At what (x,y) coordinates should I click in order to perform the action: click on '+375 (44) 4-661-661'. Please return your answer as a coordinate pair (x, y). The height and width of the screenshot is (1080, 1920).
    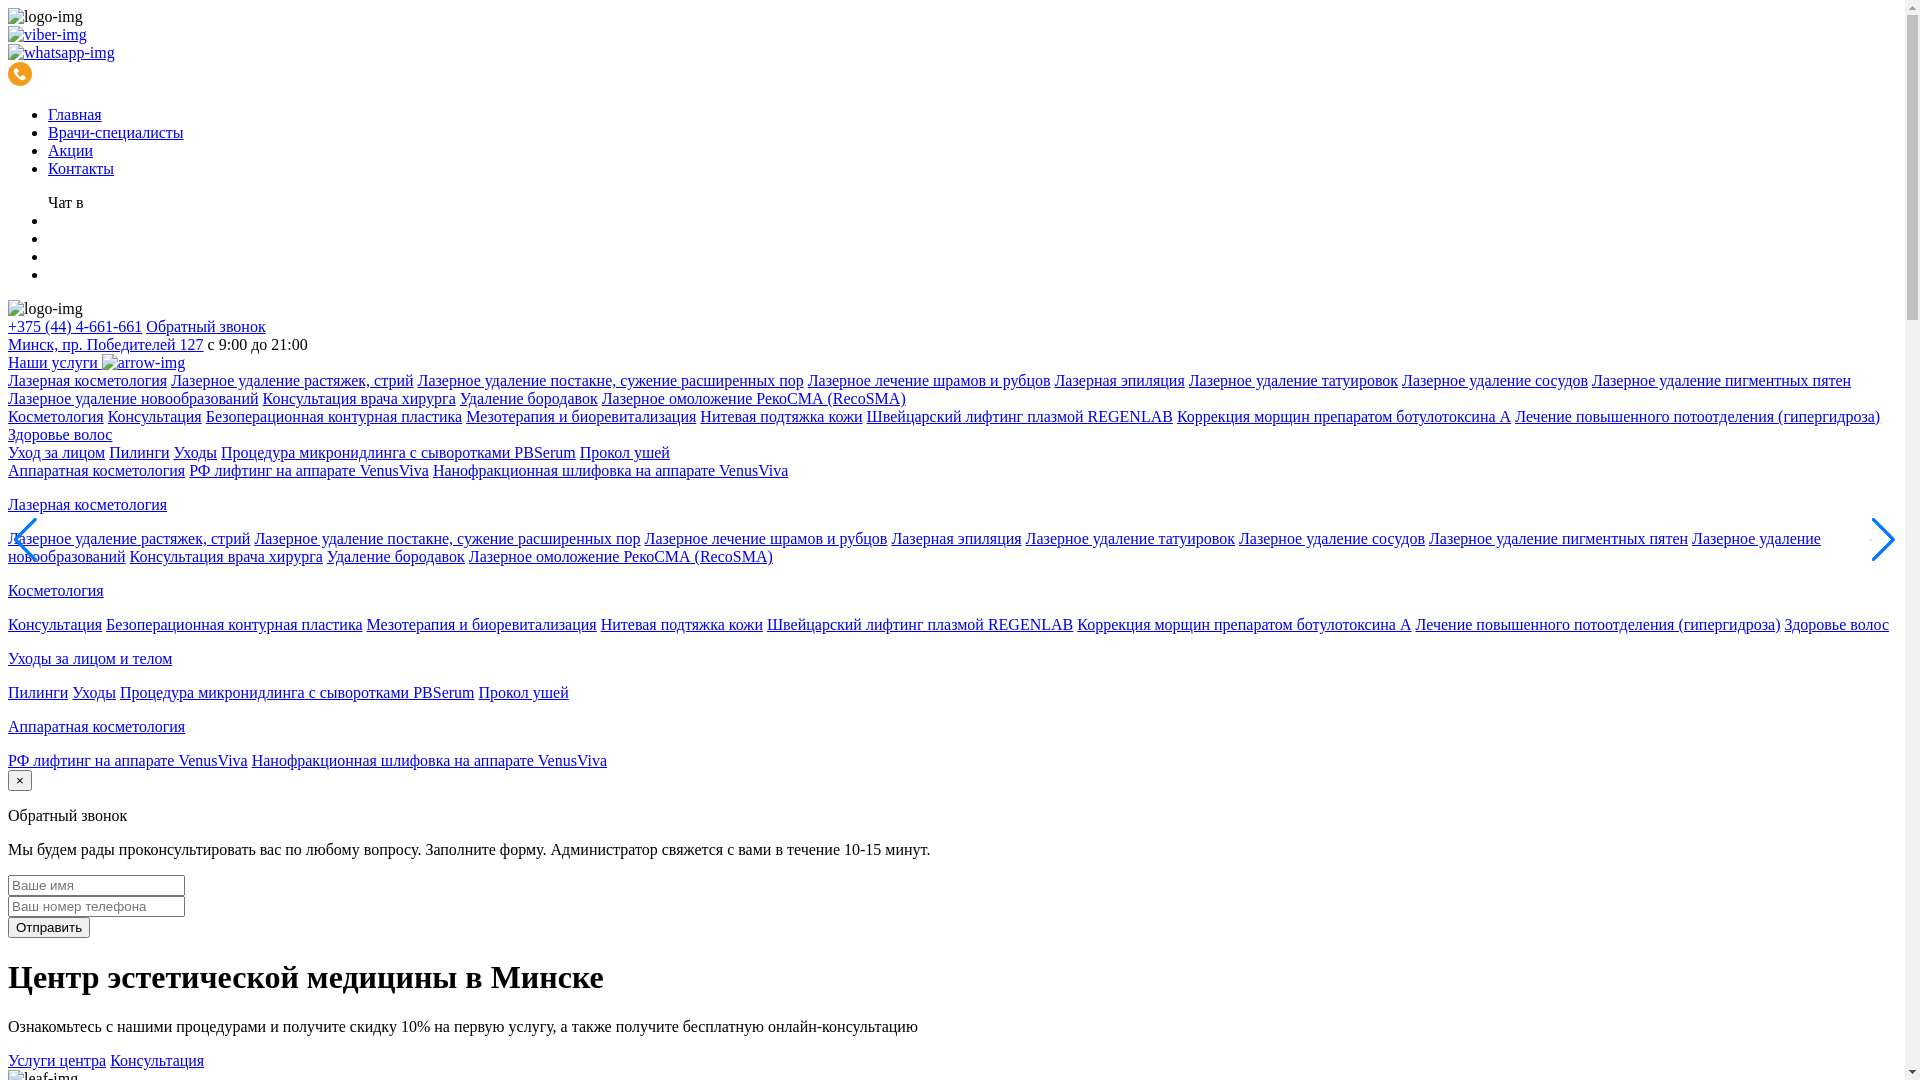
    Looking at the image, I should click on (8, 325).